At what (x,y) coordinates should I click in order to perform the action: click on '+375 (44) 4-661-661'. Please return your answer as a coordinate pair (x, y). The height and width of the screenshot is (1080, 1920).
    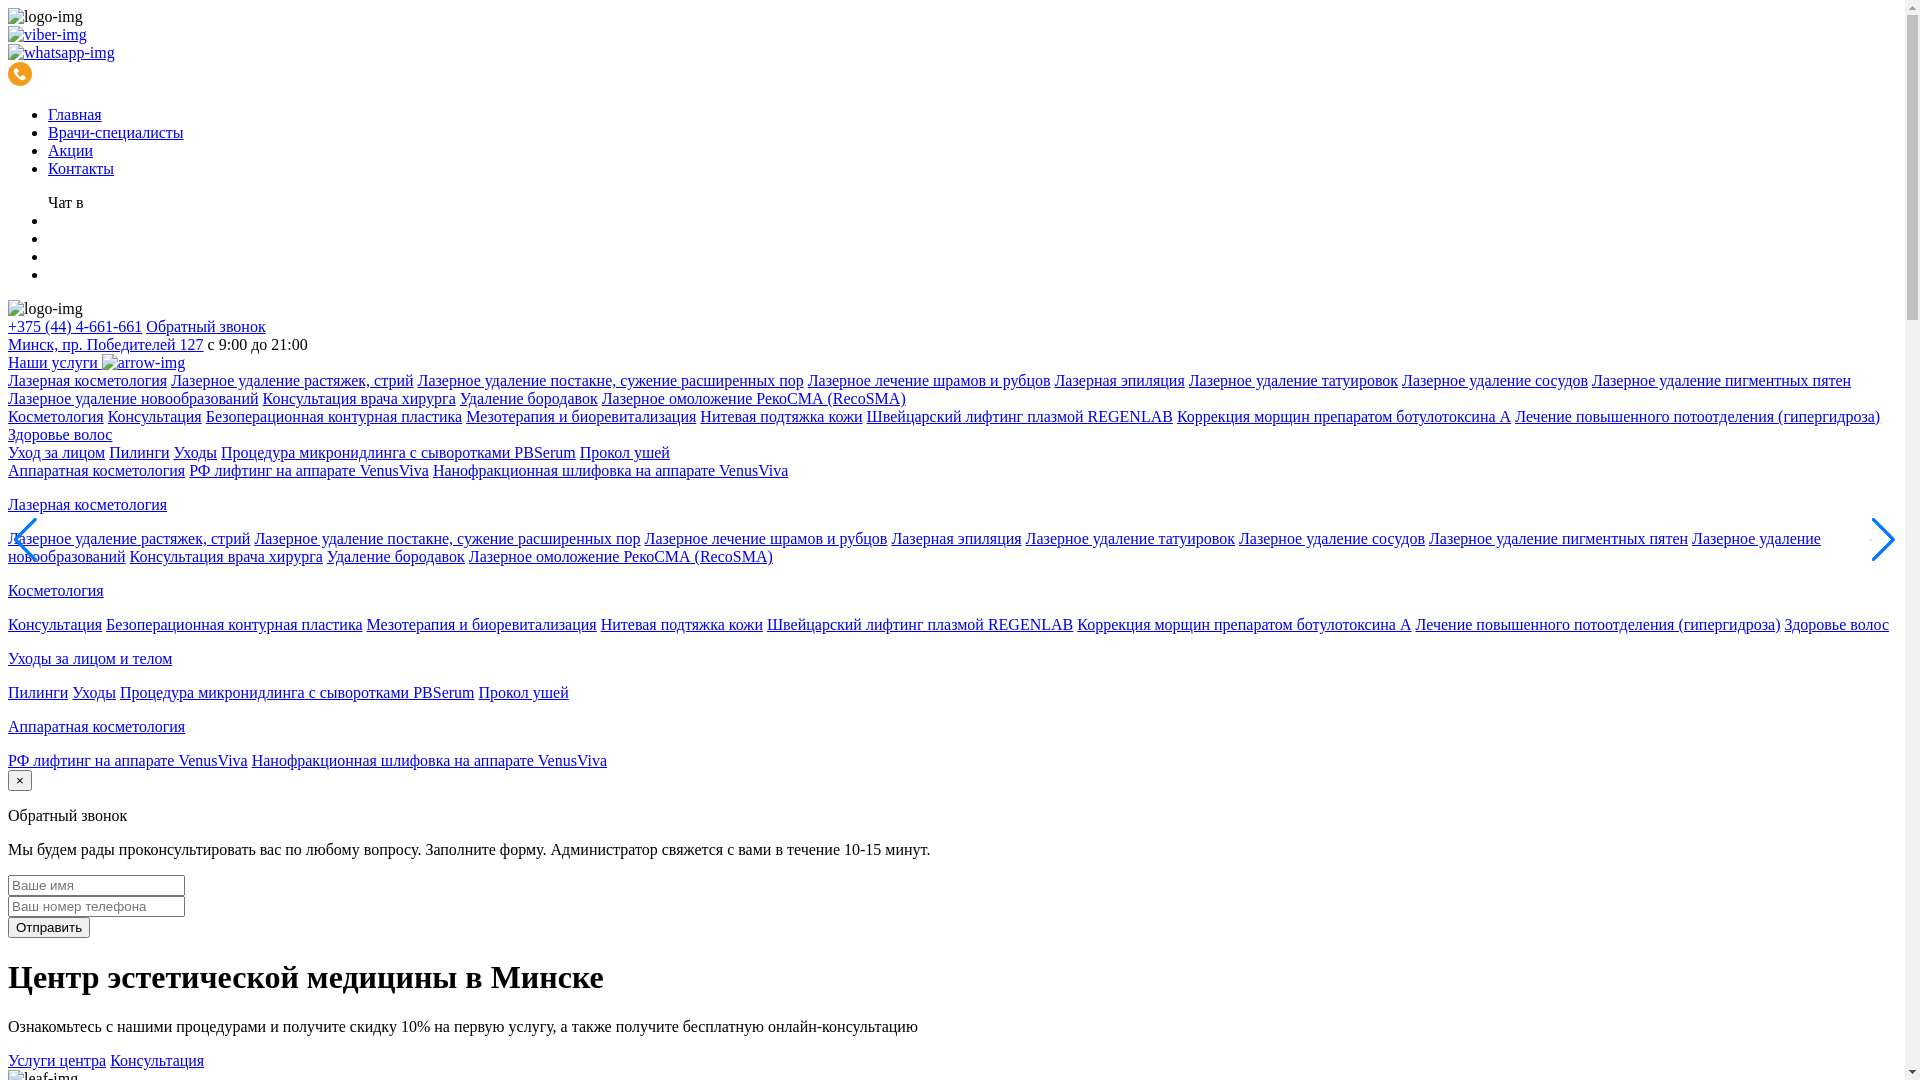
    Looking at the image, I should click on (8, 325).